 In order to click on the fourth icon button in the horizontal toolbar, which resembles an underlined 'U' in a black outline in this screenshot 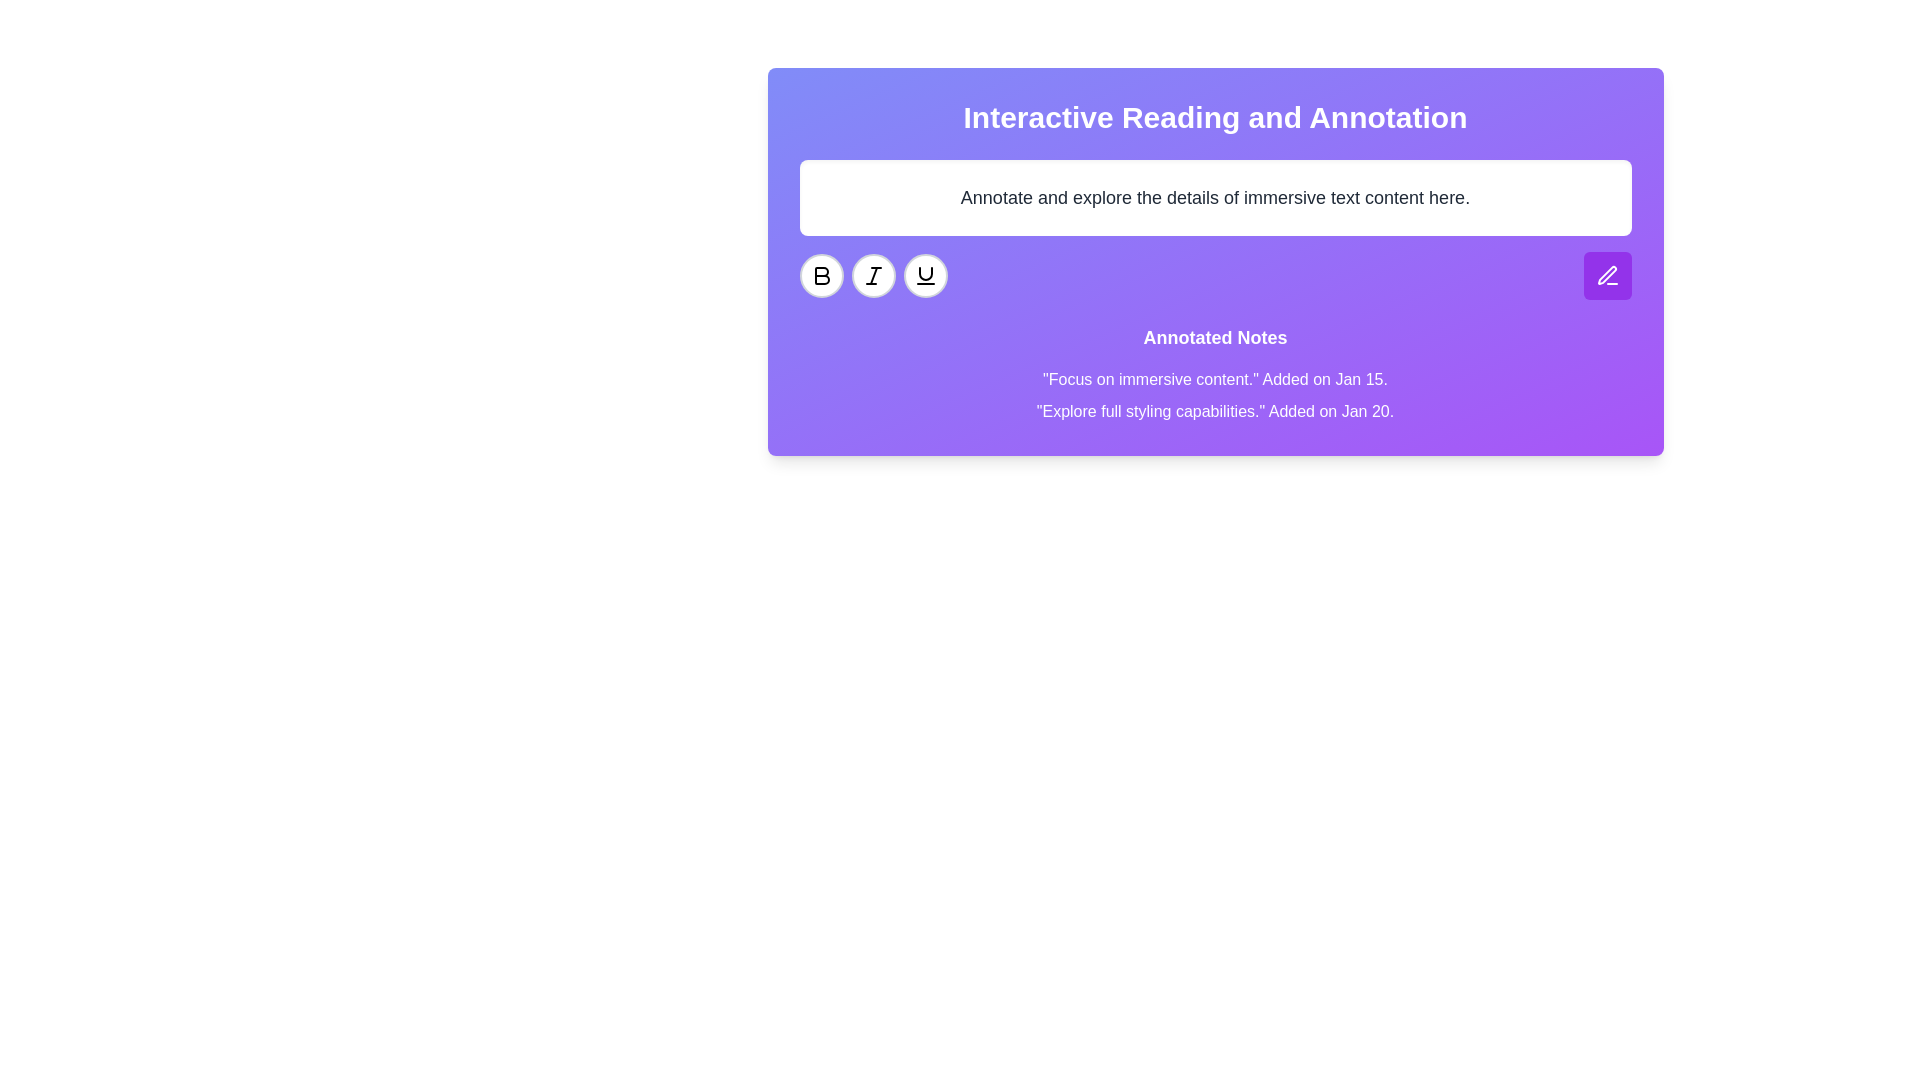, I will do `click(924, 276)`.